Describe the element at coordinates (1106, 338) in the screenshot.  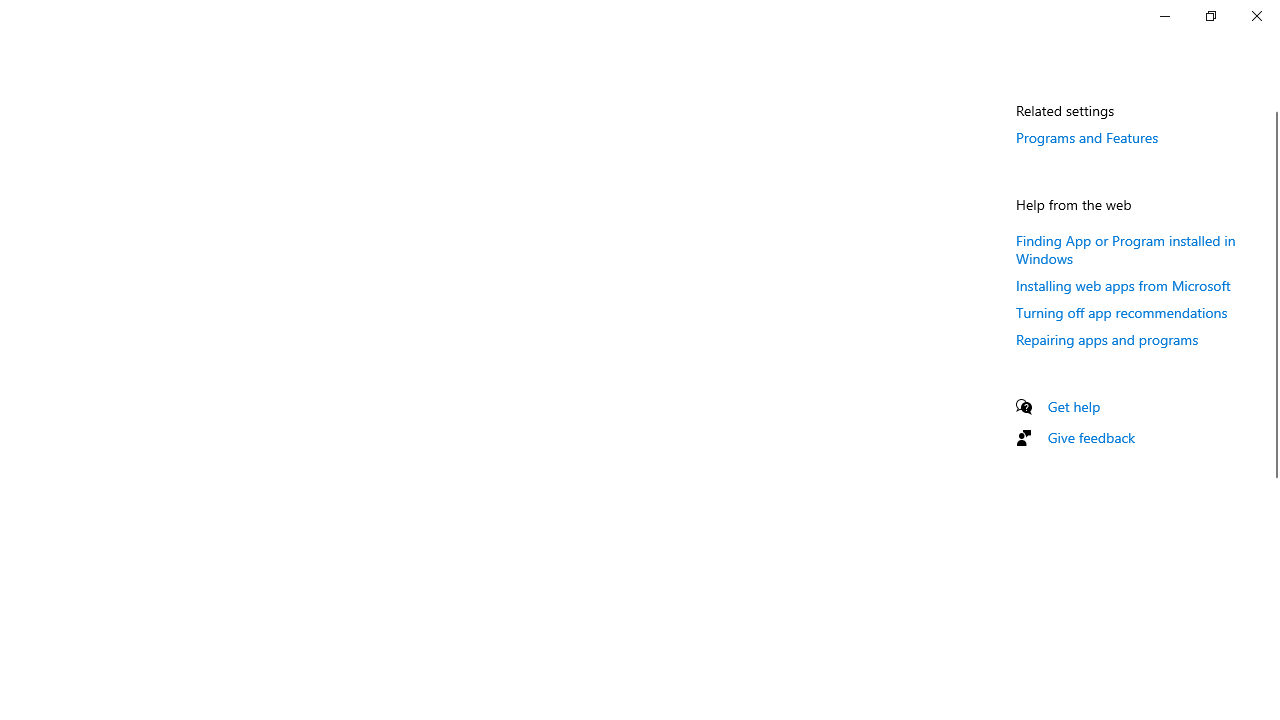
I see `'Repairing apps and programs'` at that location.